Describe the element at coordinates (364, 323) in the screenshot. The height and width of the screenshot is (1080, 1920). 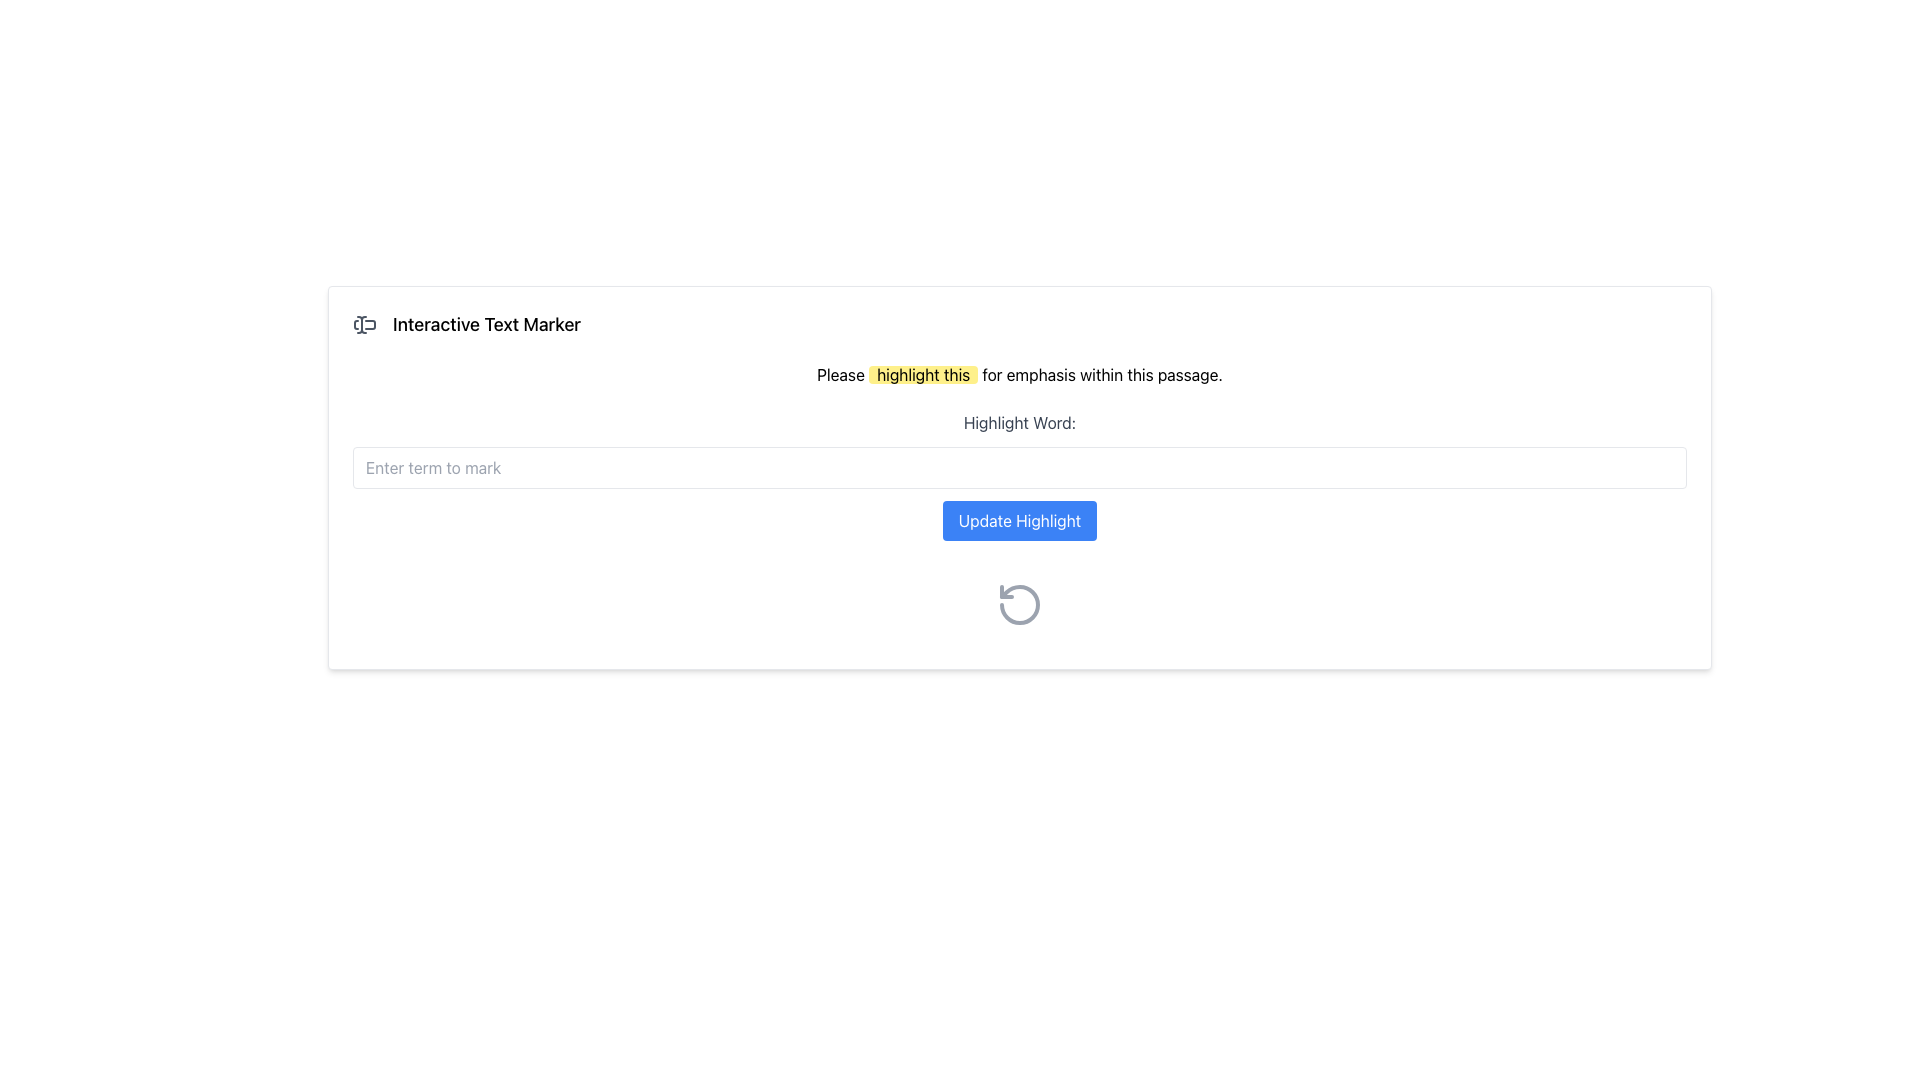
I see `the icon representing the 'Interactive Text Marker' section, which is located to the left of the text 'Interactive Text Marker'` at that location.